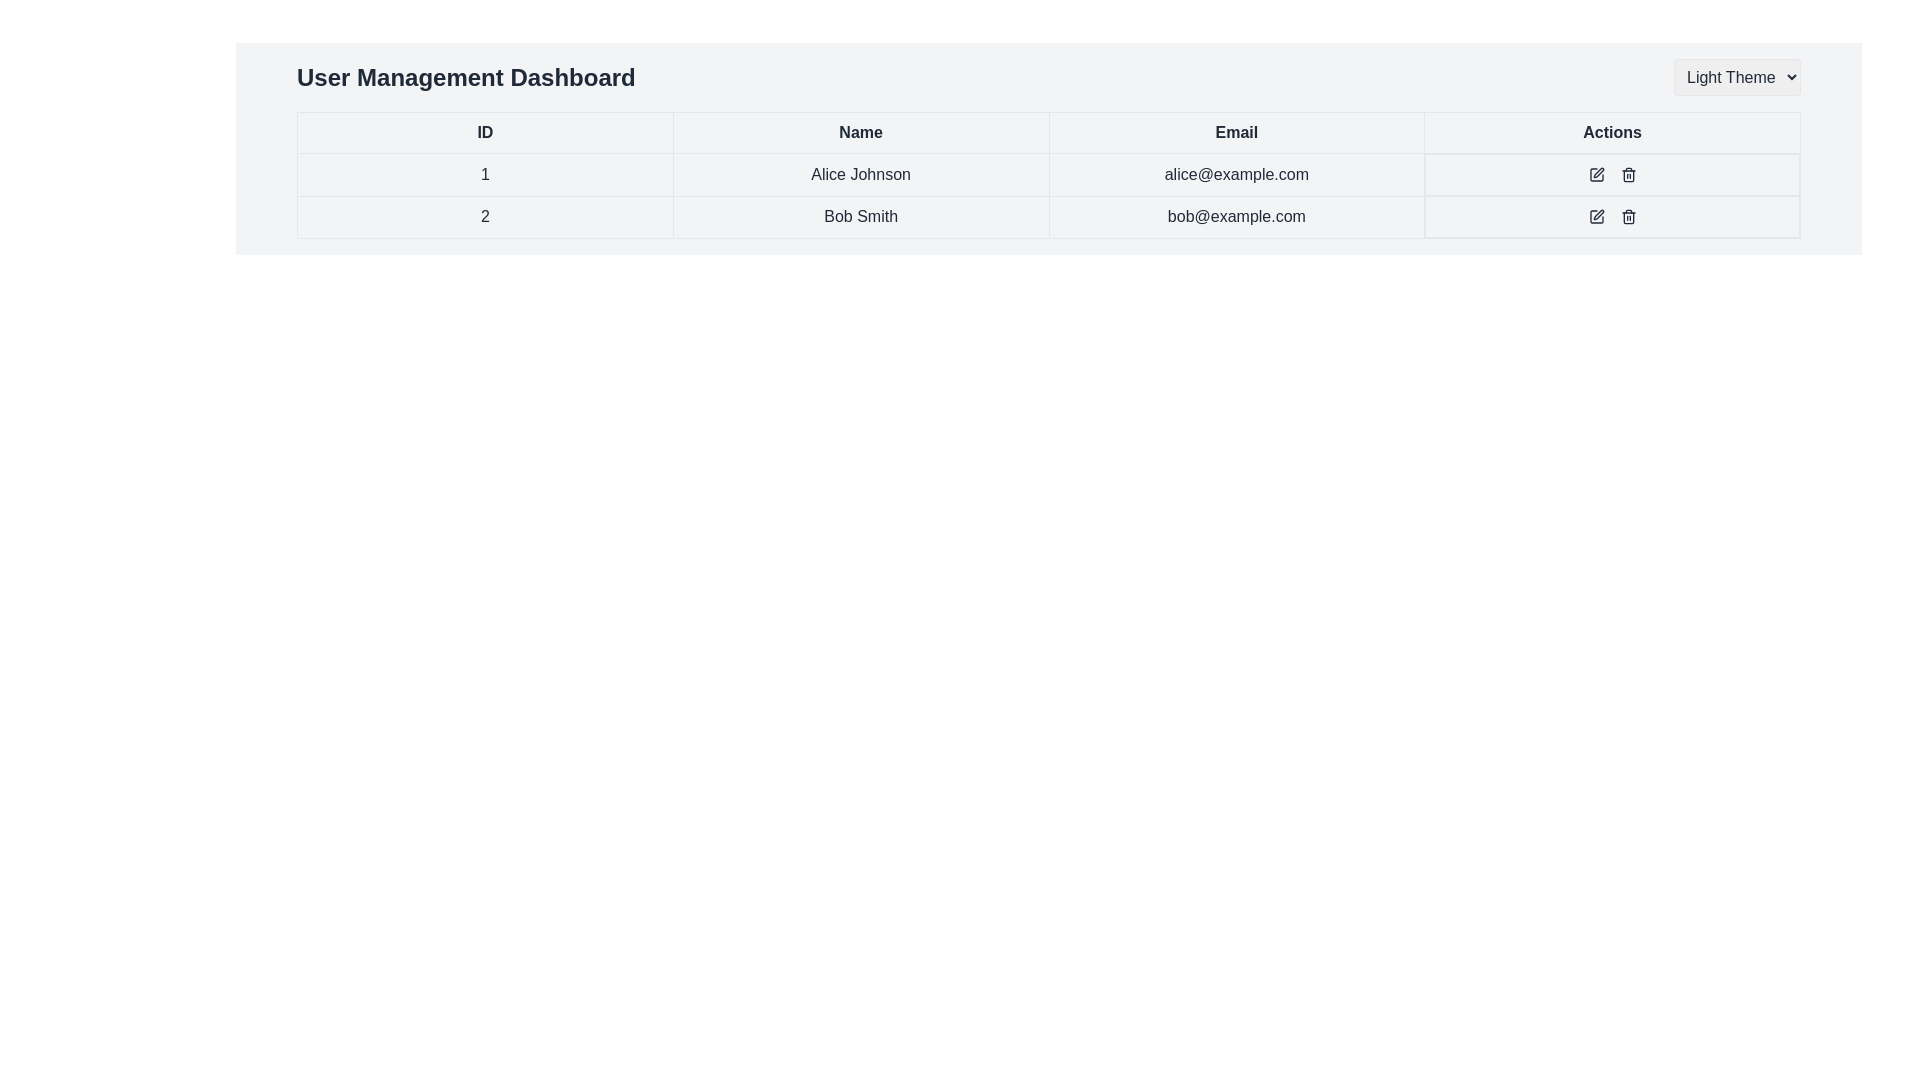 Image resolution: width=1920 pixels, height=1080 pixels. Describe the element at coordinates (1595, 216) in the screenshot. I see `the icon button that resembles a pen and square in the actions column of the second row of the user management table` at that location.